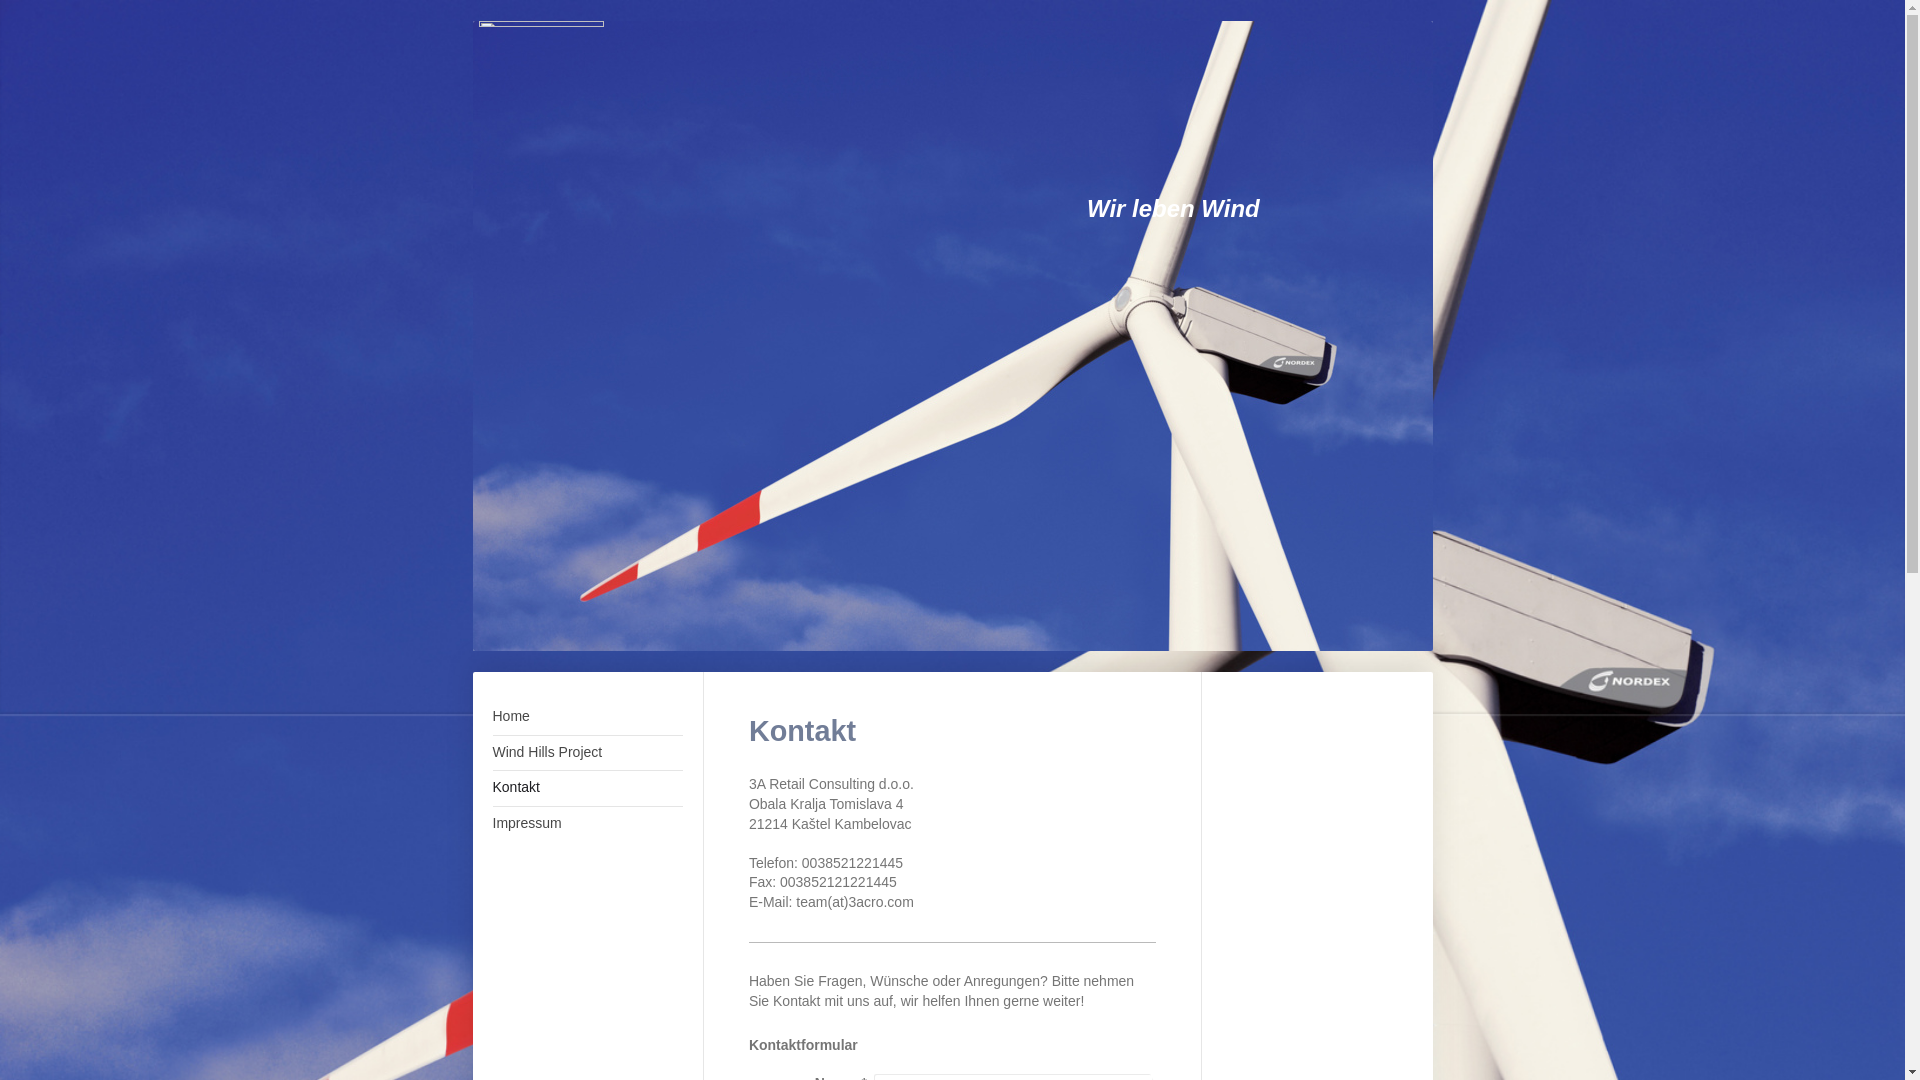  What do you see at coordinates (585, 716) in the screenshot?
I see `'Home'` at bounding box center [585, 716].